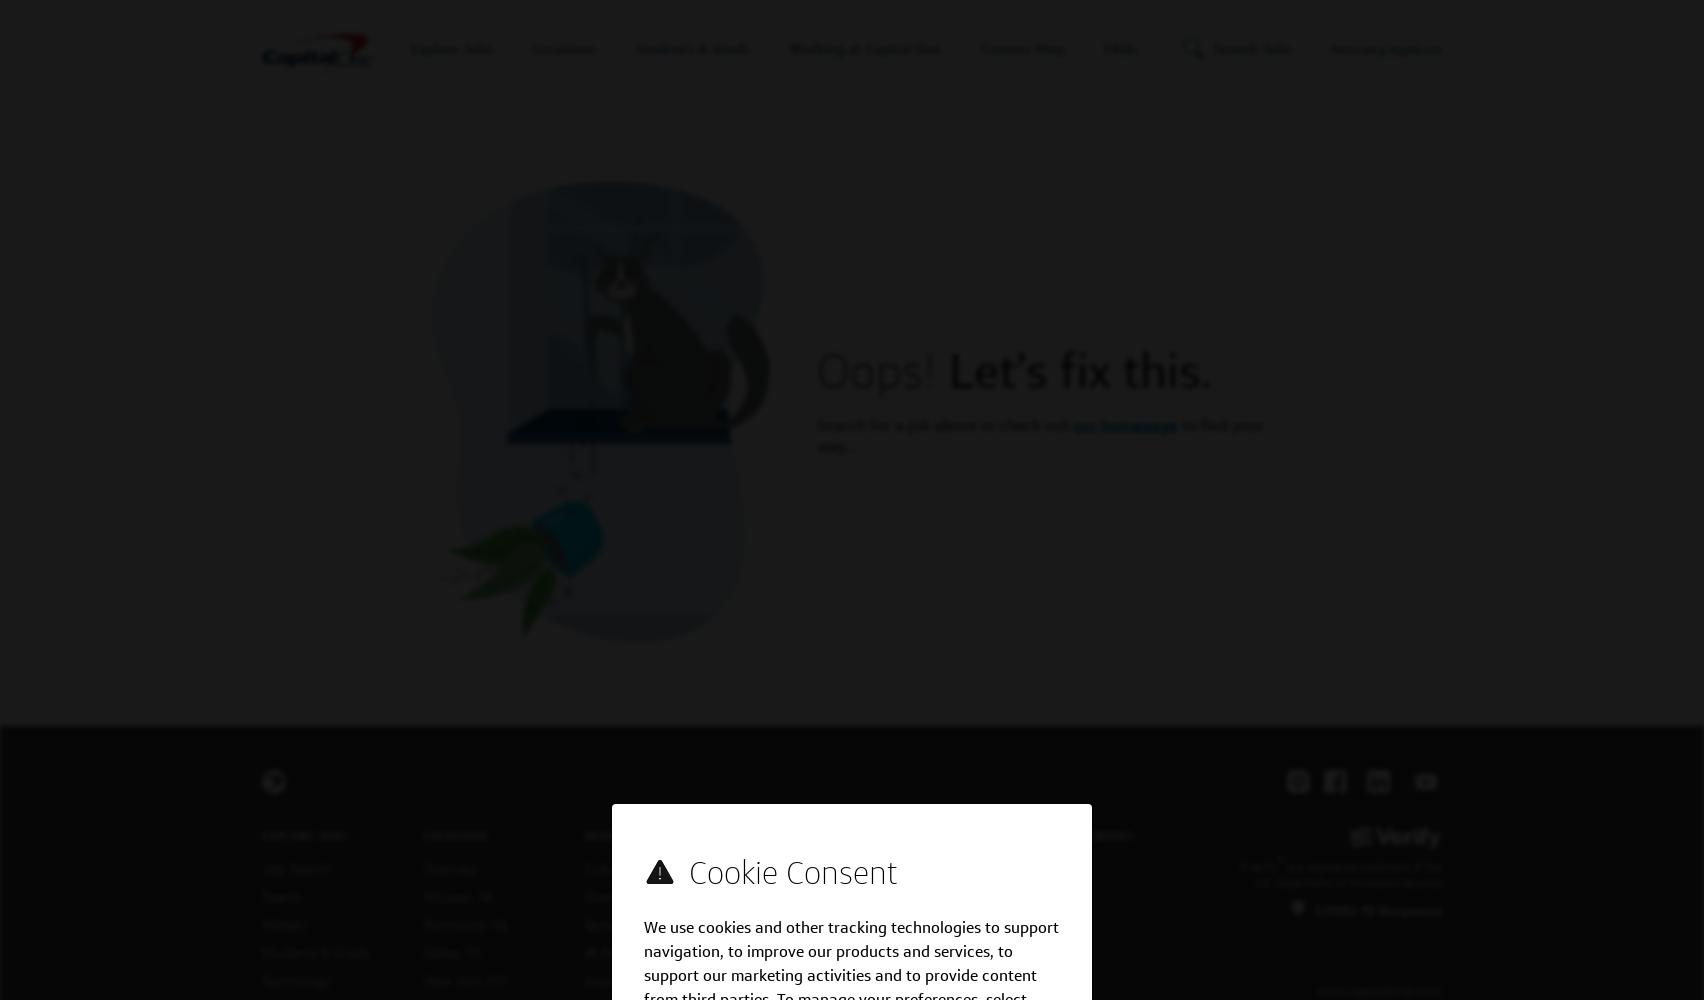 The width and height of the screenshot is (1704, 1000). Describe the element at coordinates (816, 424) in the screenshot. I see `'Search for a job above or check out'` at that location.